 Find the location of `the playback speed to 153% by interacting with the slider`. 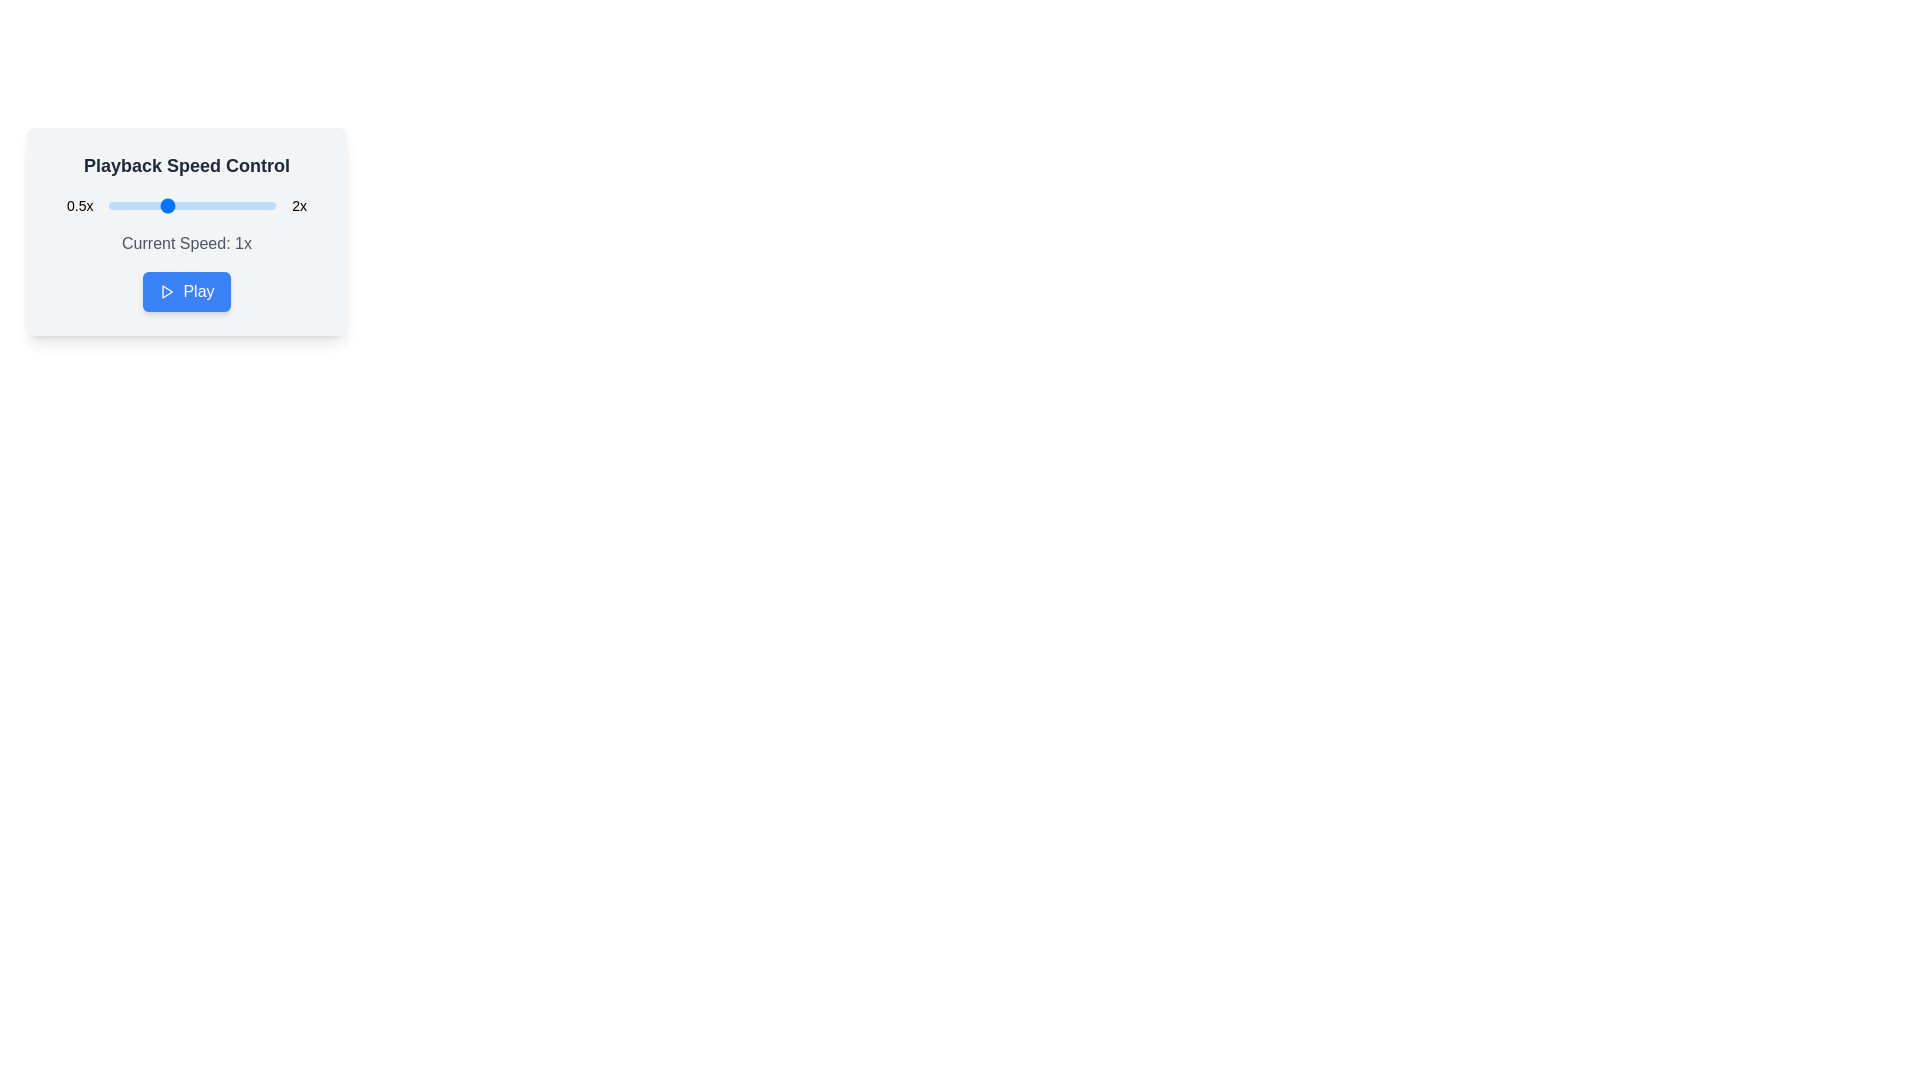

the playback speed to 153% by interacting with the slider is located at coordinates (223, 205).